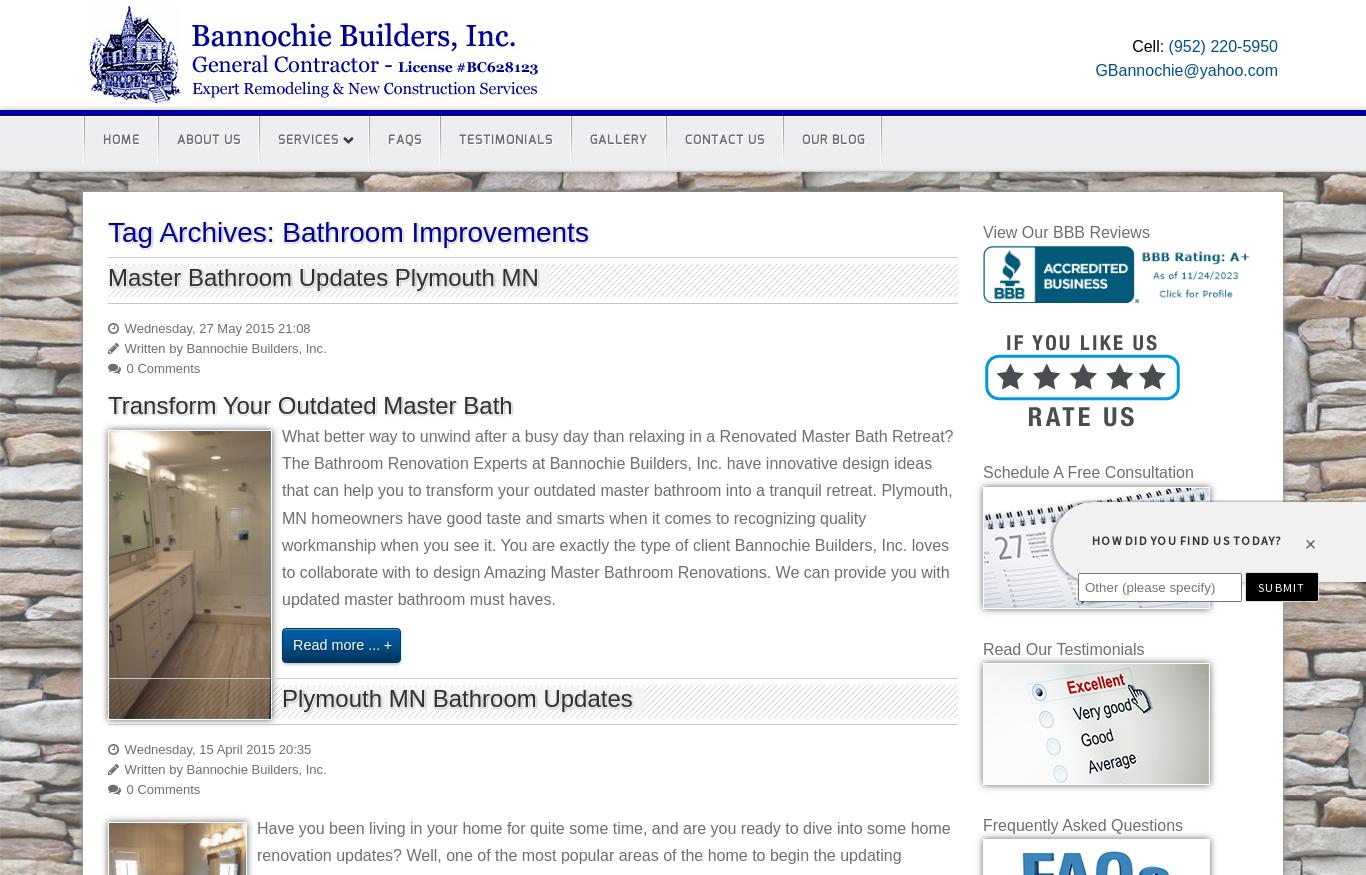 The width and height of the screenshot is (1366, 875). I want to click on 'GBannochie@yahoo.com', so click(1186, 70).